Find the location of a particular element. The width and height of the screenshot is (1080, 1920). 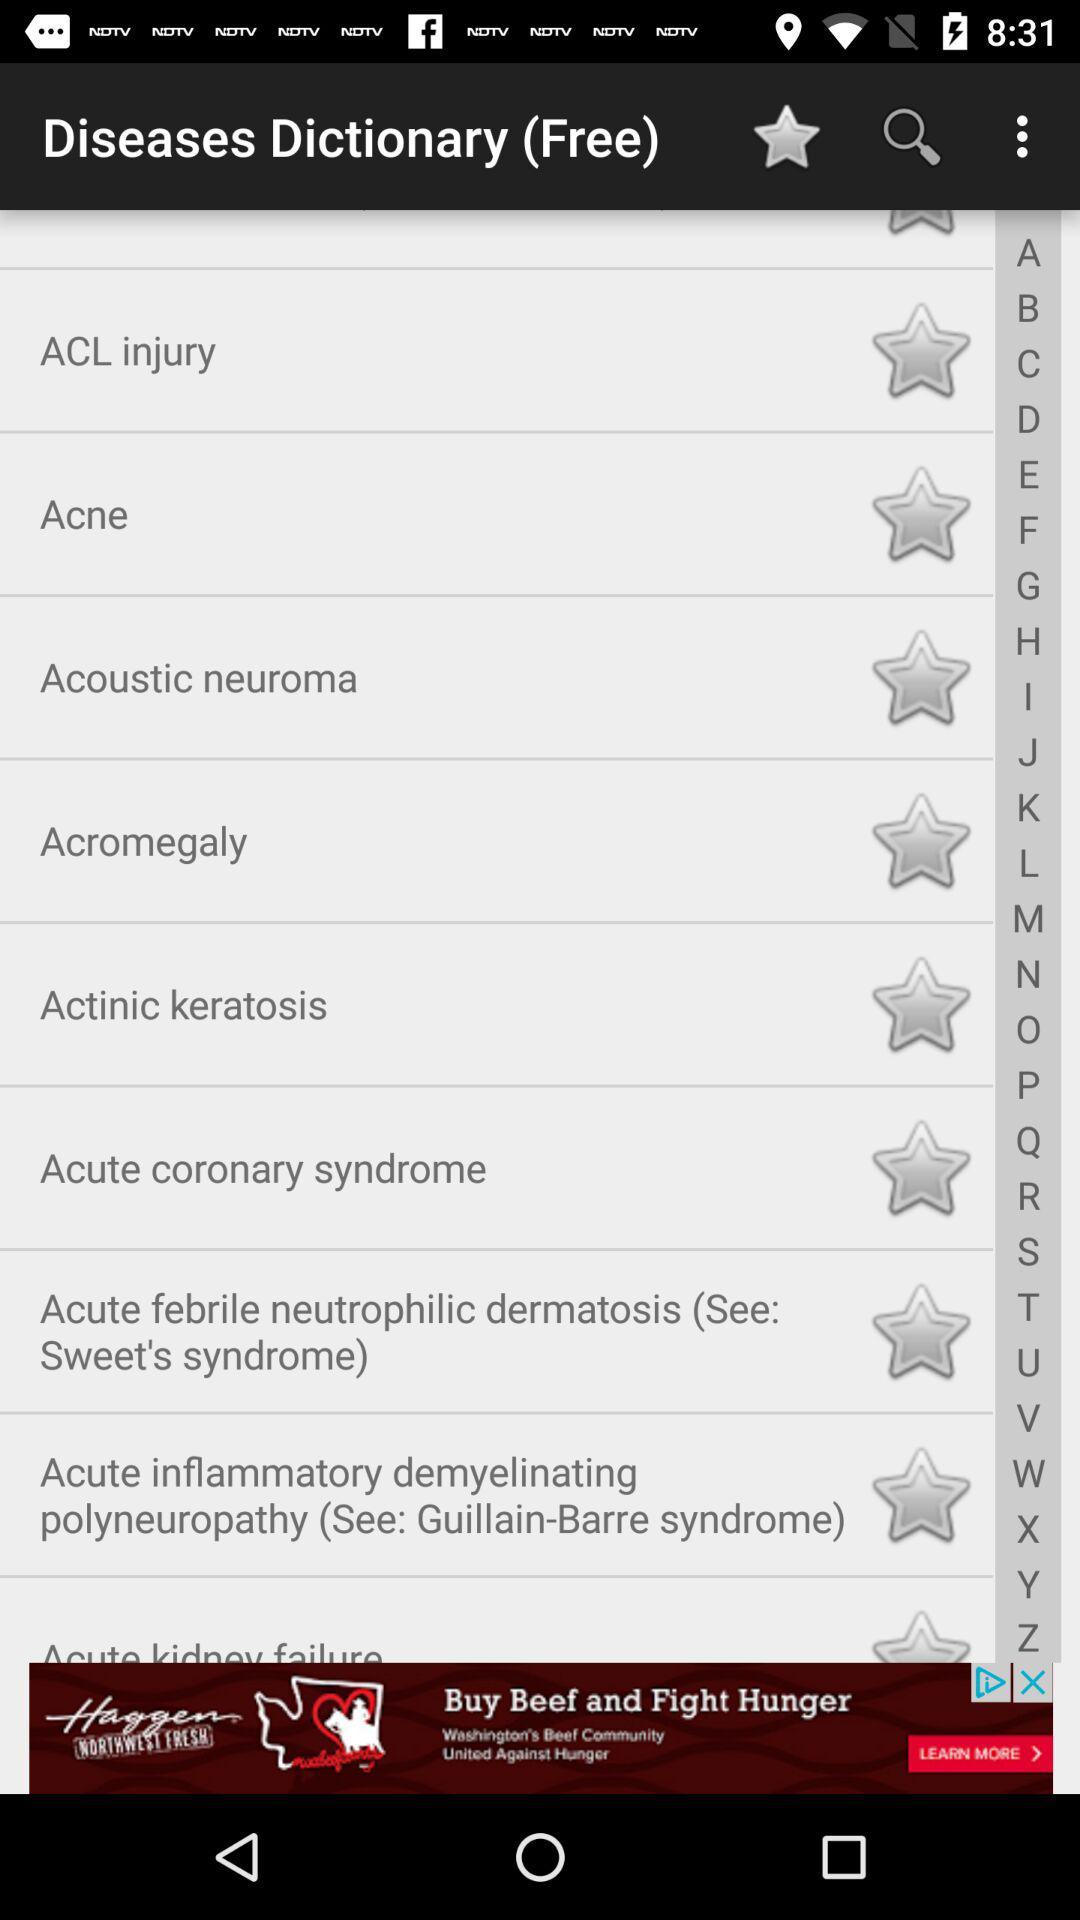

click on add is located at coordinates (540, 1727).